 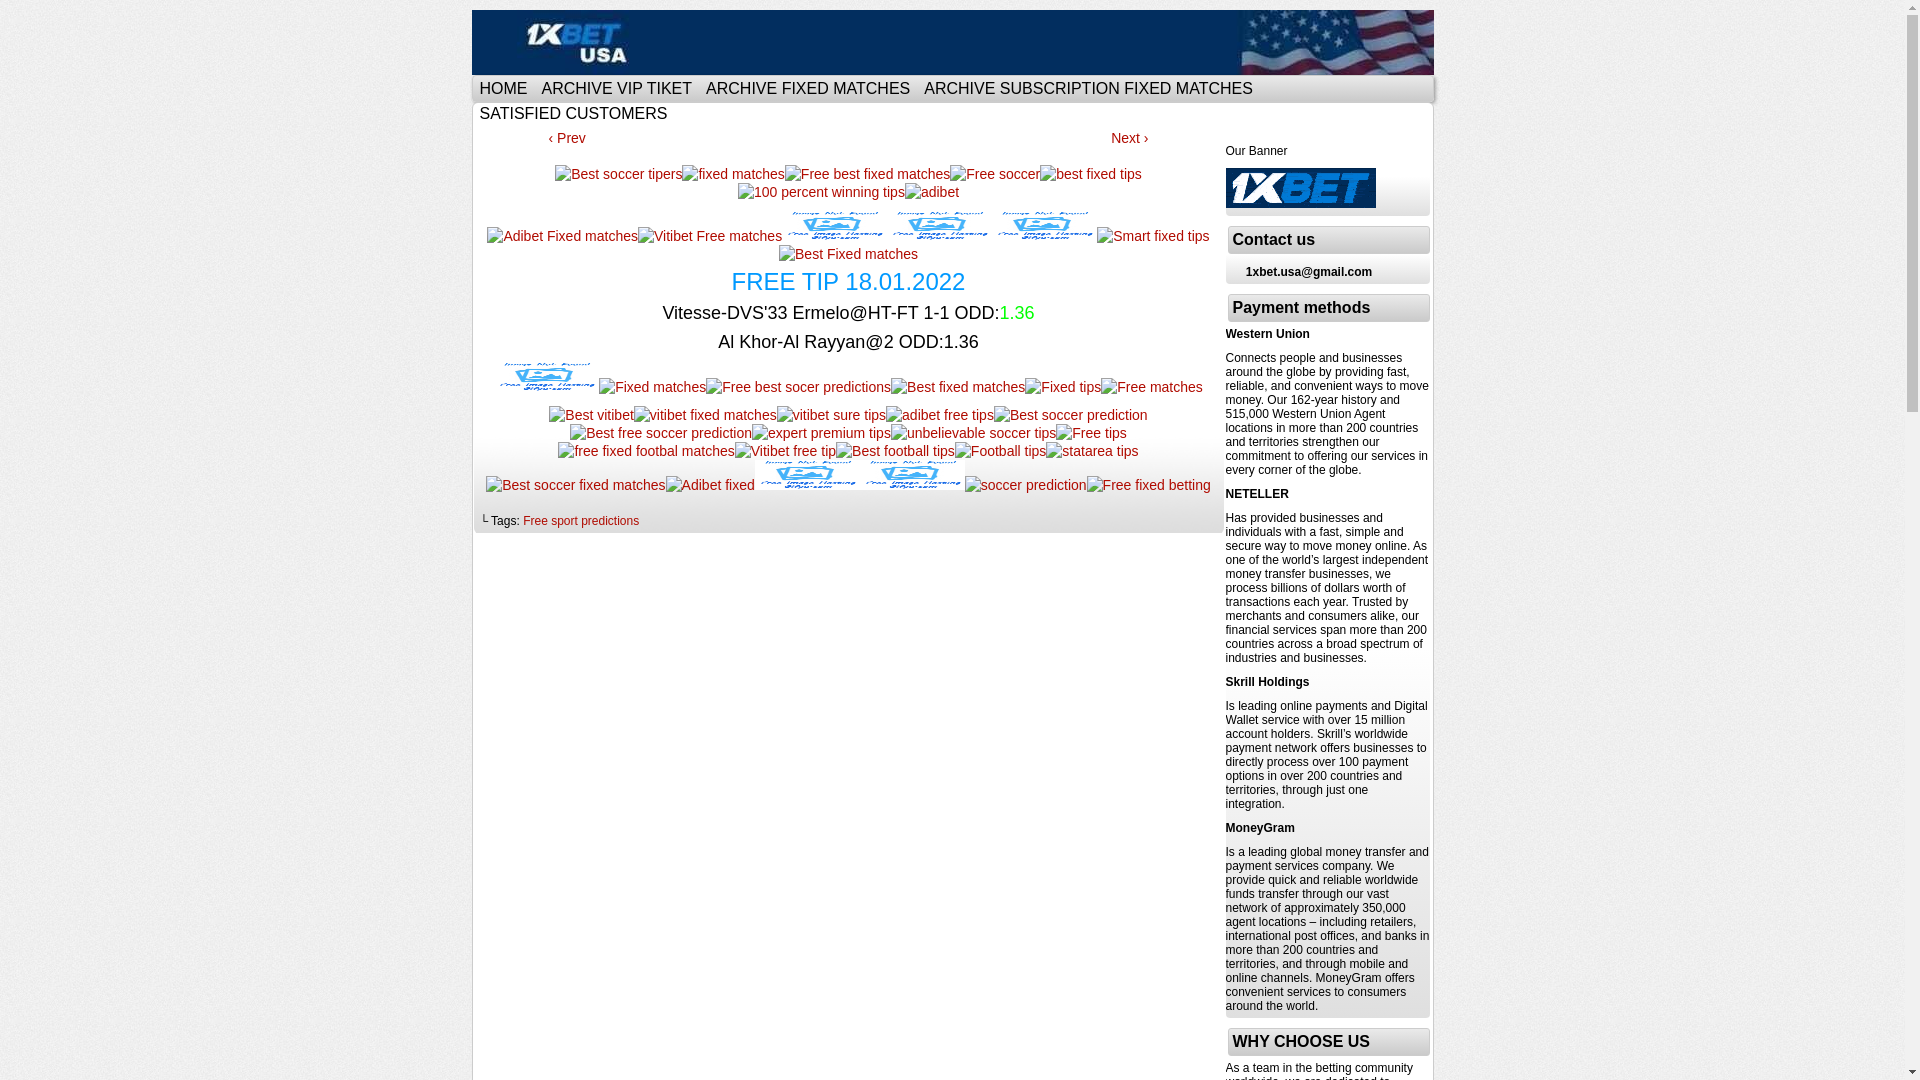 What do you see at coordinates (797, 386) in the screenshot?
I see `'Free best socer predictions'` at bounding box center [797, 386].